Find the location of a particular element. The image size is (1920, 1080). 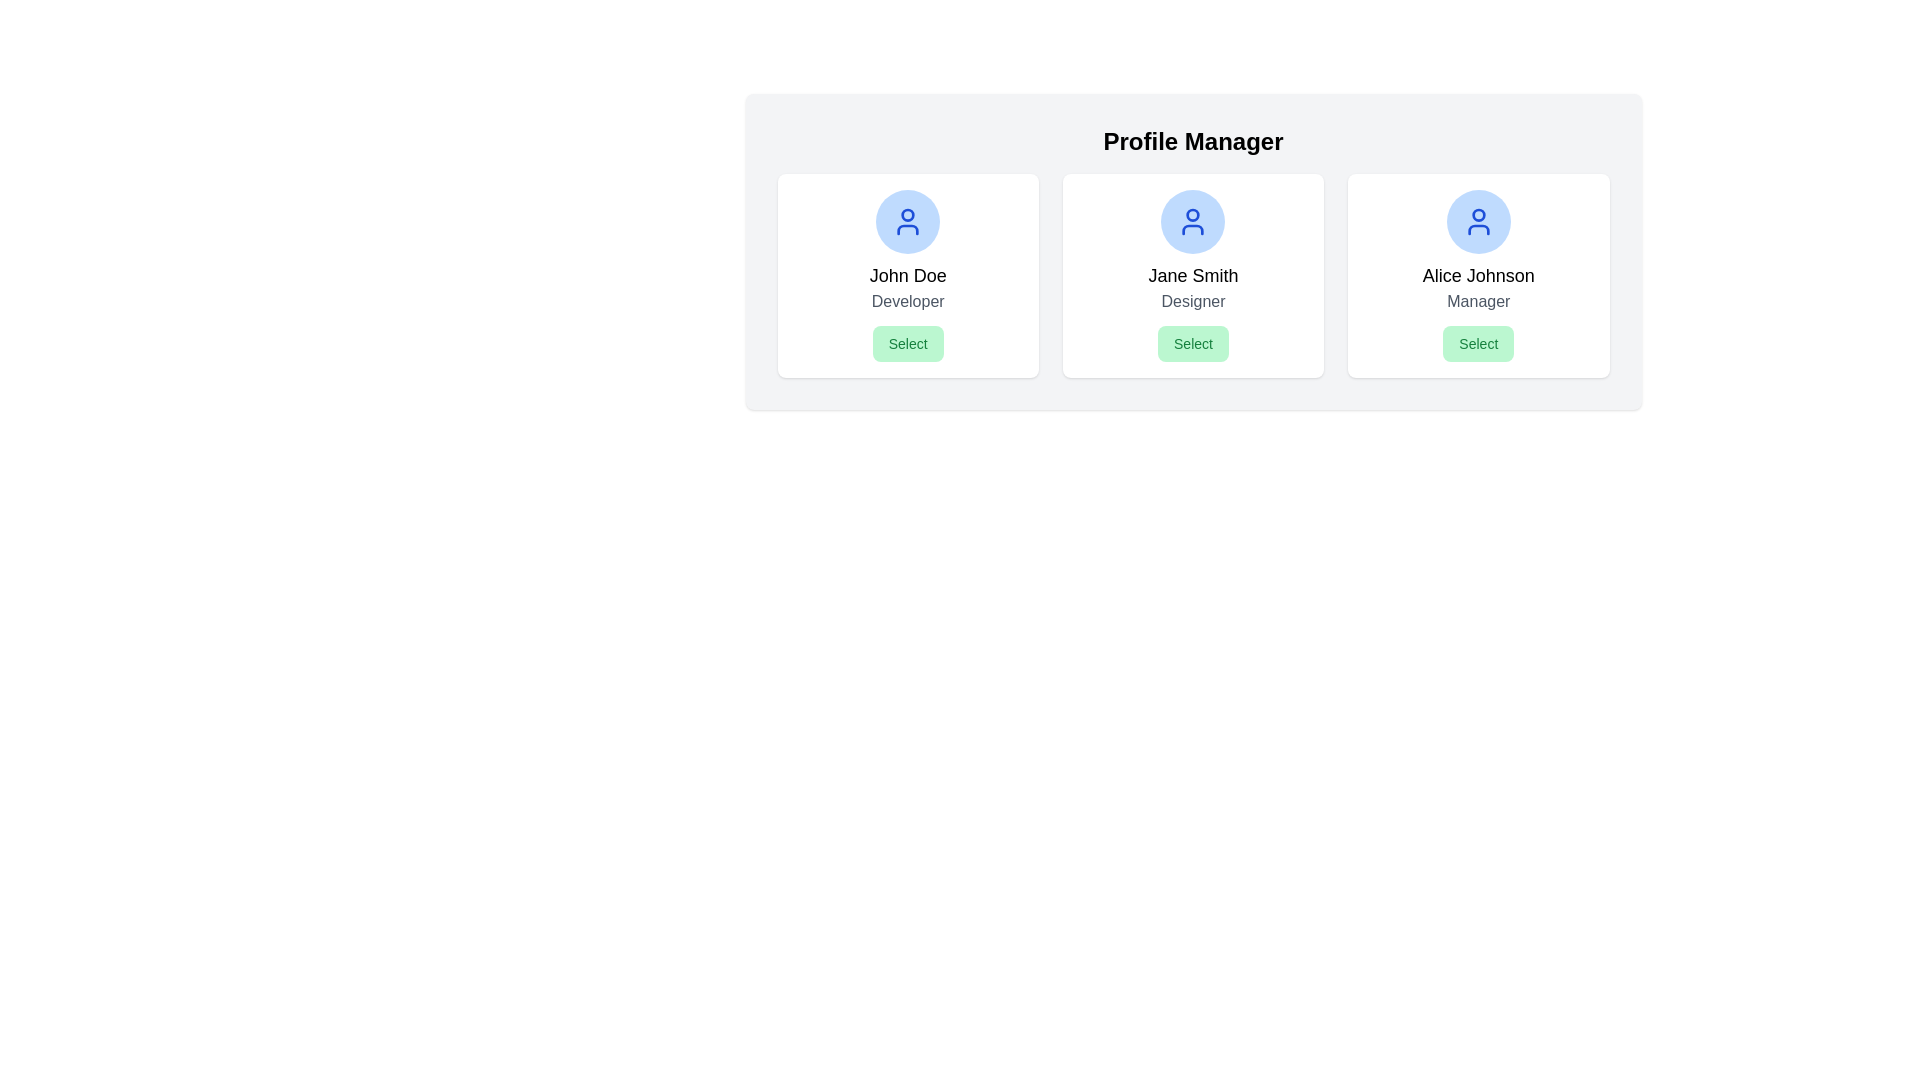

displayed name from the text label located in the upper-middle of the first card, which is identified by its unique position relative to the user icon above it and the 'Developer' descriptor below it is located at coordinates (907, 276).